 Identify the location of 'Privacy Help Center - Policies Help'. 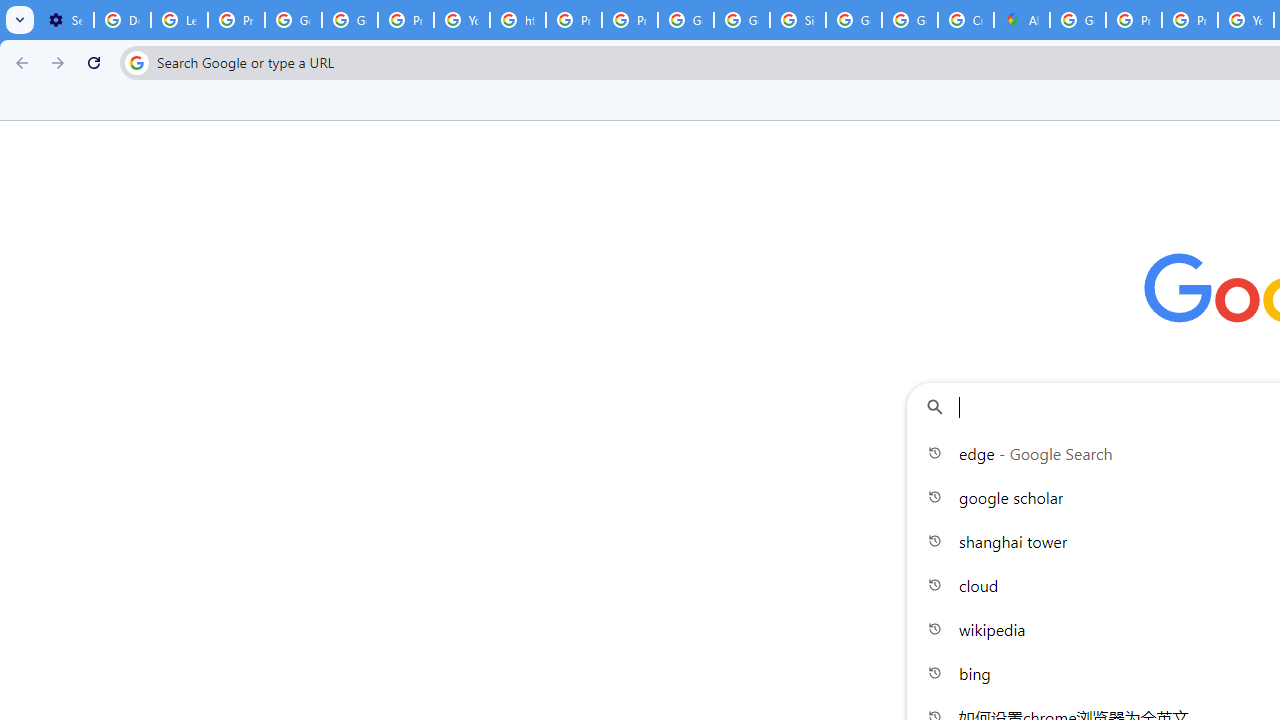
(1190, 20).